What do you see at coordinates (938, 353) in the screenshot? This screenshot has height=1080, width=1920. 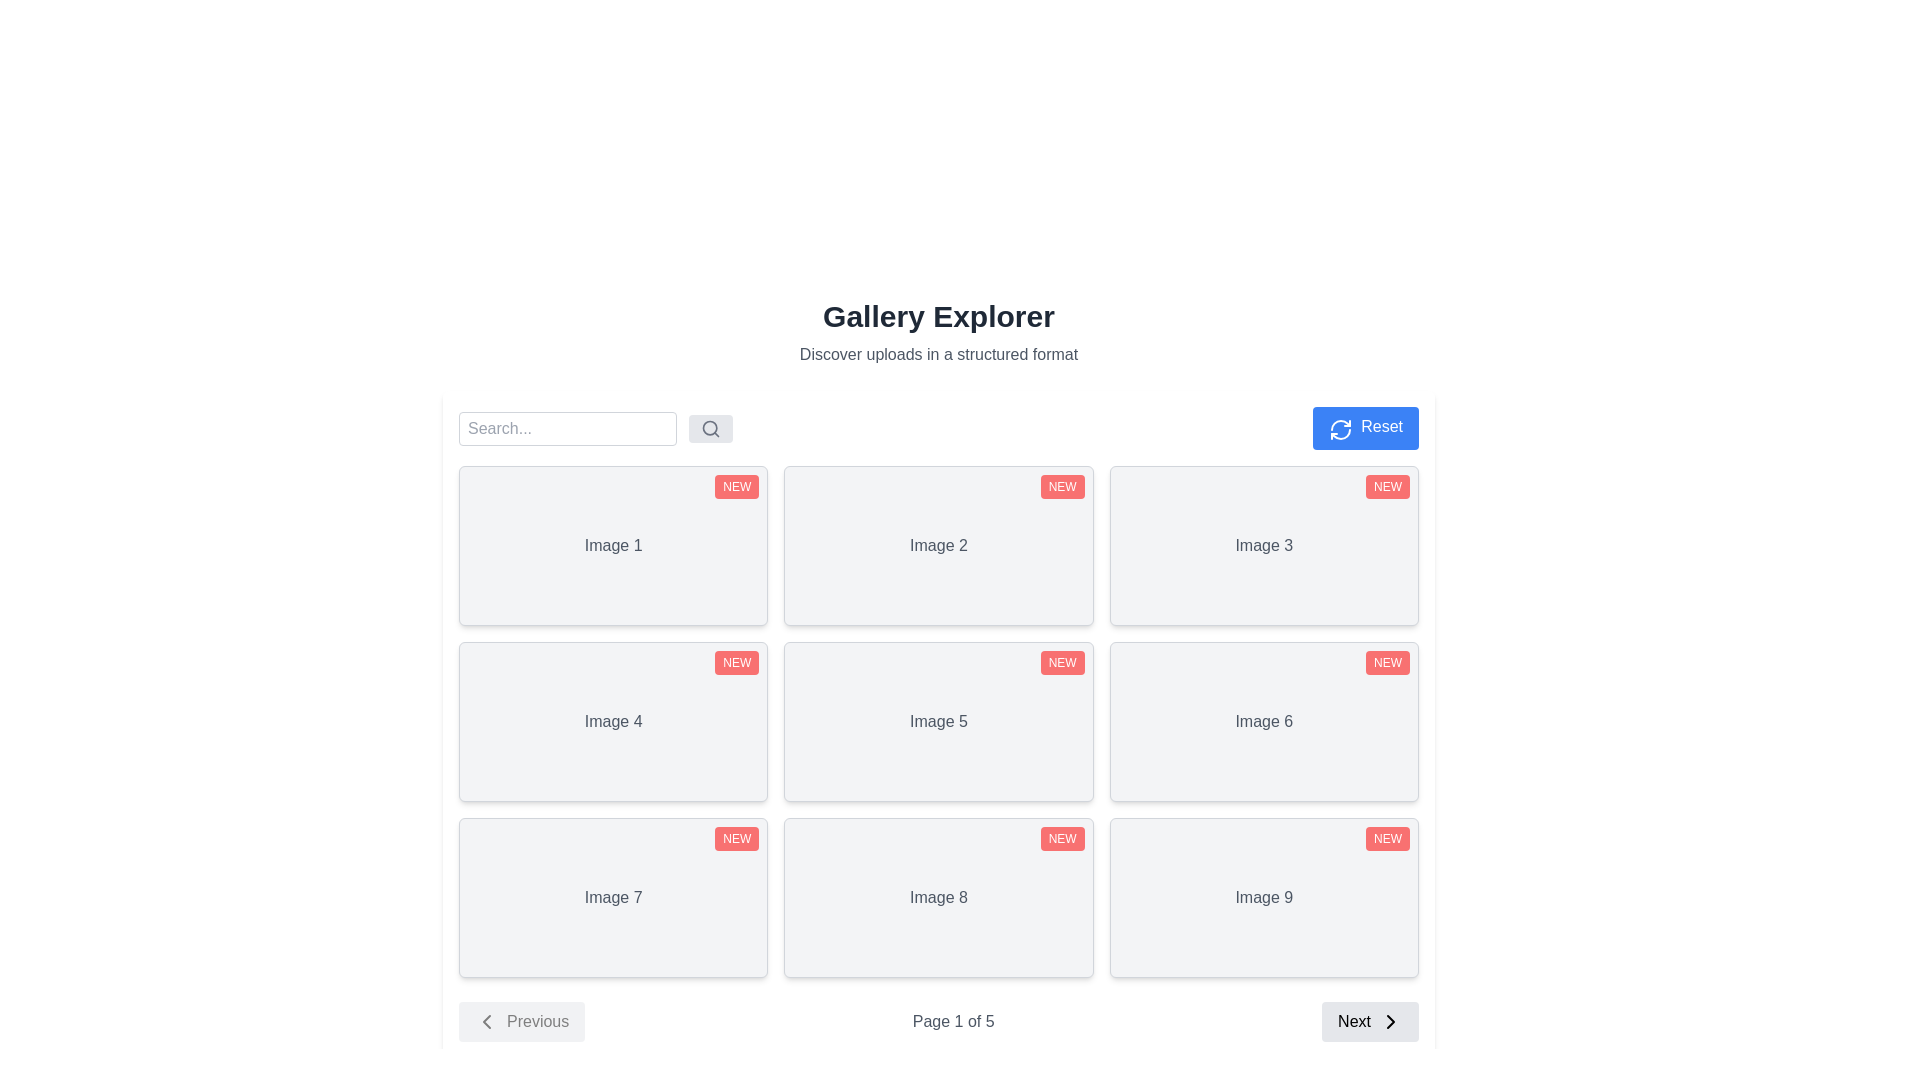 I see `the static text element stating 'Discover uploads in a structured format', which is positioned directly below the header 'Gallery Explorer'` at bounding box center [938, 353].